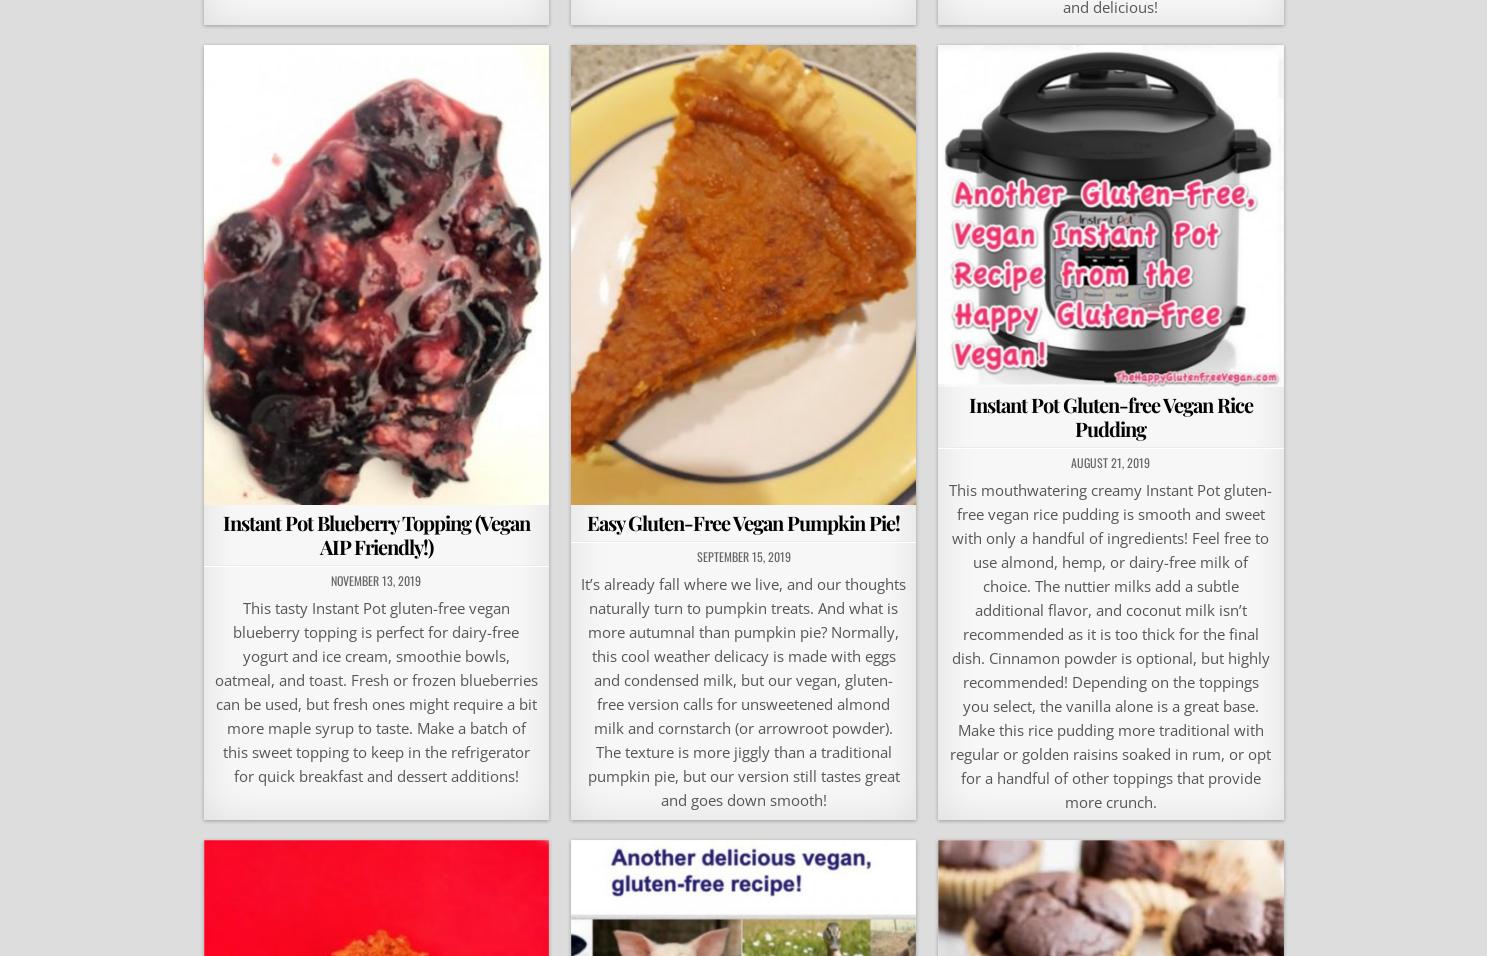  What do you see at coordinates (742, 521) in the screenshot?
I see `'Easy Gluten-Free Vegan Pumpkin Pie!'` at bounding box center [742, 521].